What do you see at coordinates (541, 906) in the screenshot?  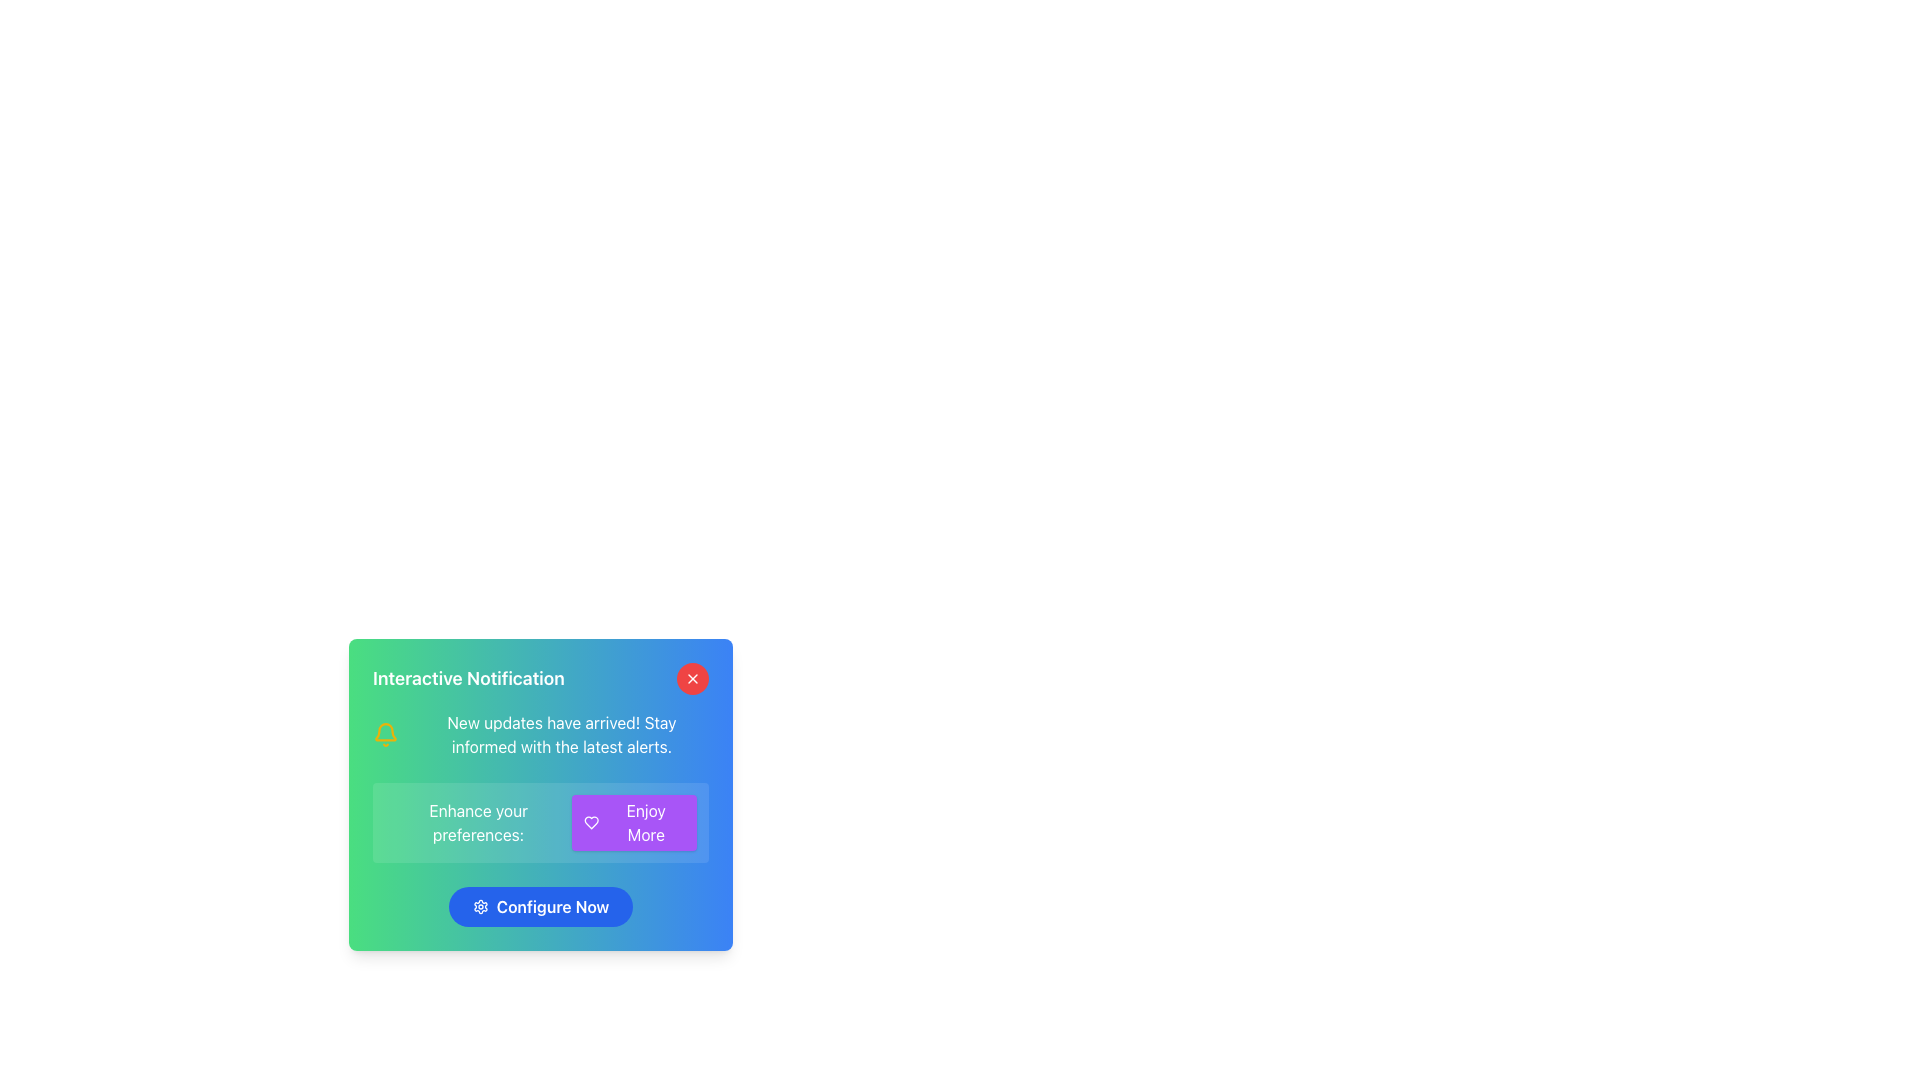 I see `the 'Configure Now' button, which is a rounded rectangular button with a bright blue background and white text, located at the bottom of a card-like notification` at bounding box center [541, 906].